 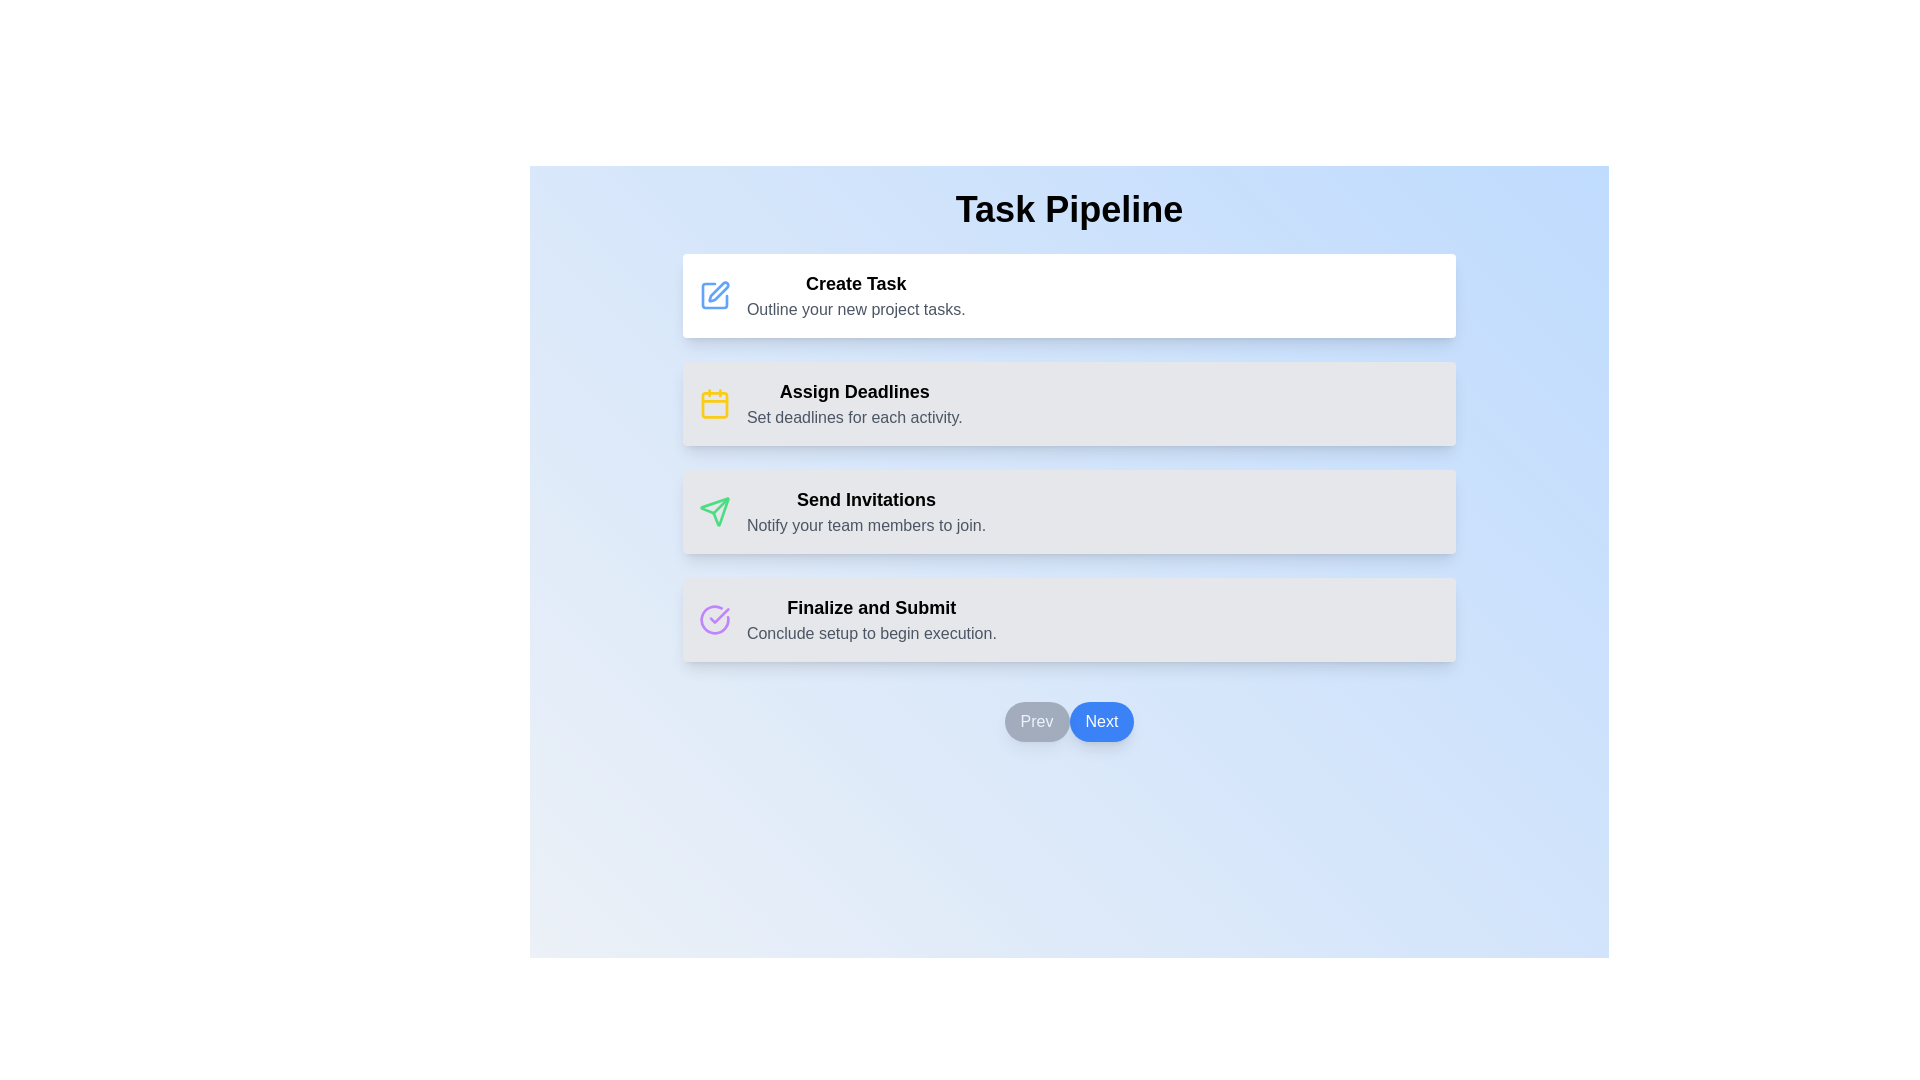 I want to click on the 'Finalize and Submit' icon located at the top-left section of the area for interaction, so click(x=714, y=619).